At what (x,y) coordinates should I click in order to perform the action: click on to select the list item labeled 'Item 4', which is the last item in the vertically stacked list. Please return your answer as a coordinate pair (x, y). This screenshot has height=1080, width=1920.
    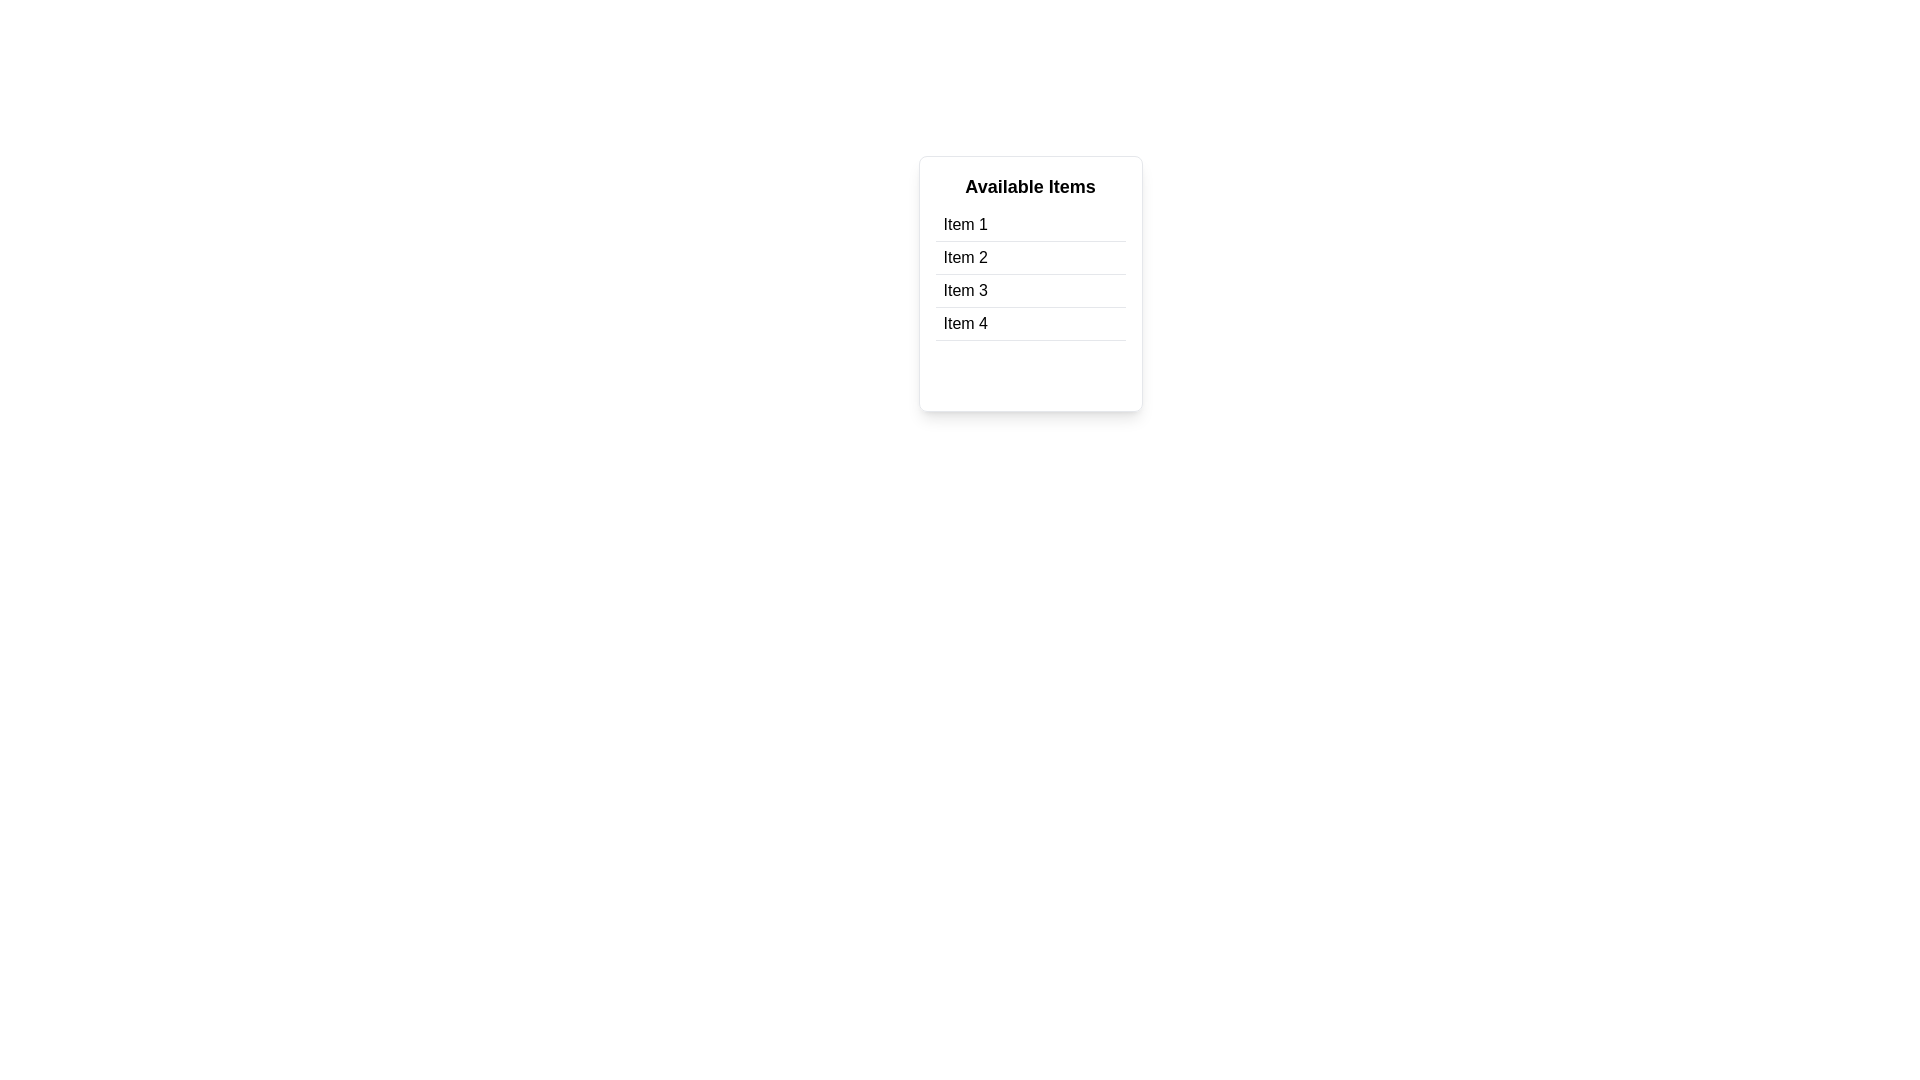
    Looking at the image, I should click on (1030, 323).